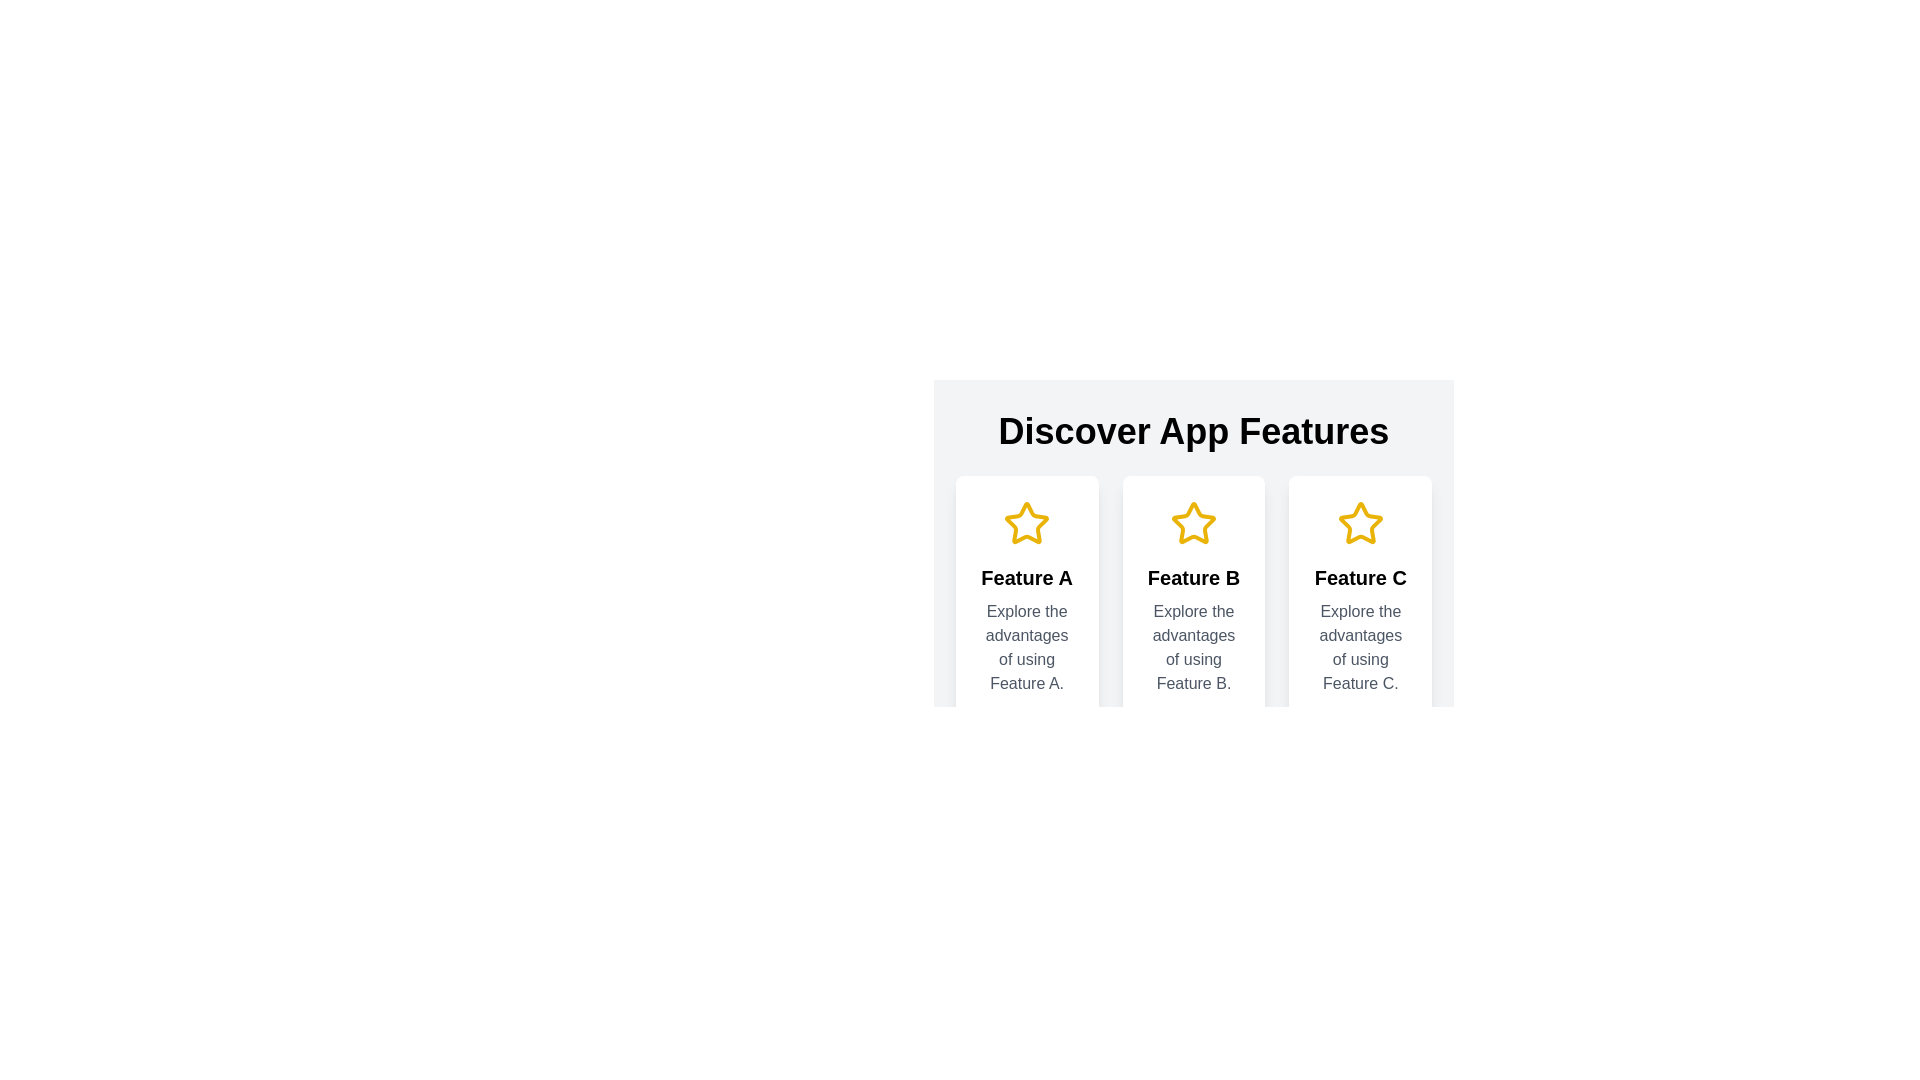 This screenshot has height=1080, width=1920. I want to click on the text label that provides a descriptive insight into 'Feature A,' located below the title 'Feature A' in the first column of a three-column layout under 'Discover App Features.', so click(1027, 648).